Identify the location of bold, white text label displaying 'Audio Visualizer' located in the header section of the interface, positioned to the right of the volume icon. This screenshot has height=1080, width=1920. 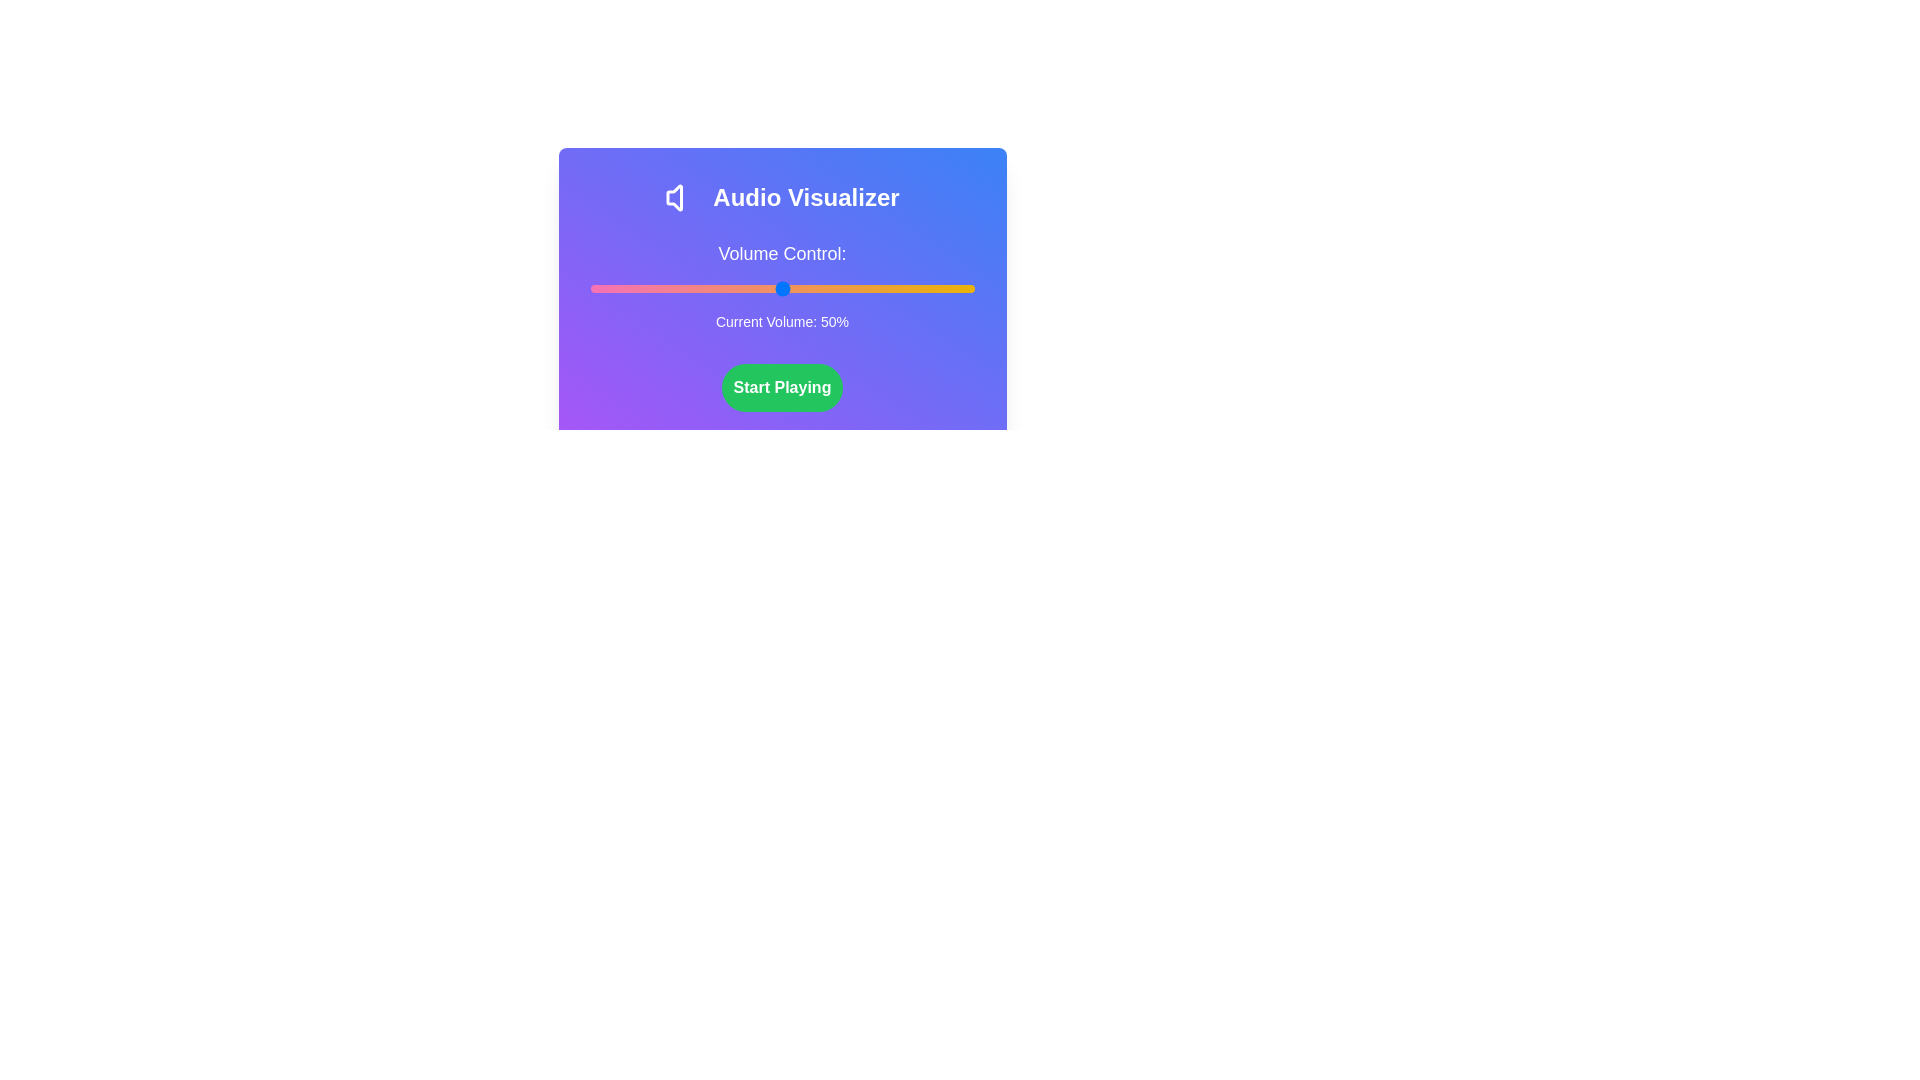
(806, 197).